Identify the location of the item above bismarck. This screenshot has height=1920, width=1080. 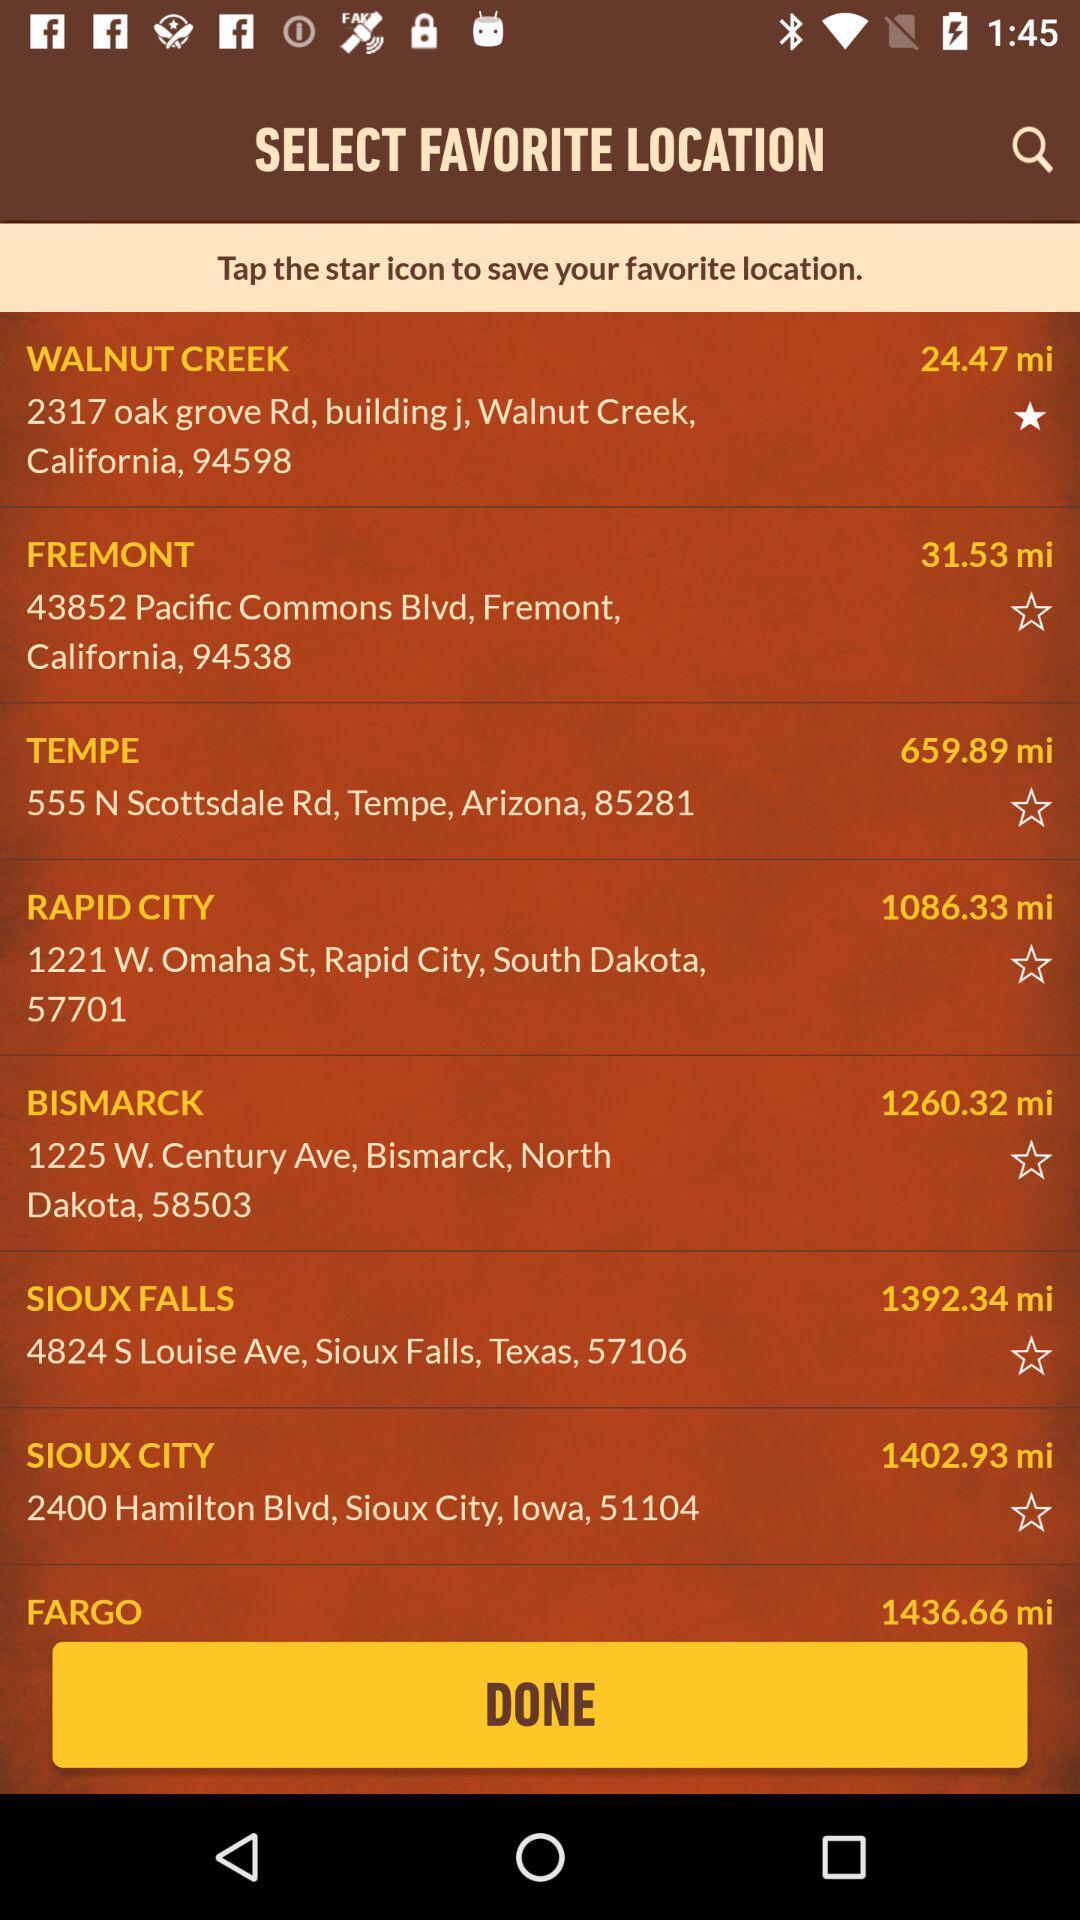
(376, 983).